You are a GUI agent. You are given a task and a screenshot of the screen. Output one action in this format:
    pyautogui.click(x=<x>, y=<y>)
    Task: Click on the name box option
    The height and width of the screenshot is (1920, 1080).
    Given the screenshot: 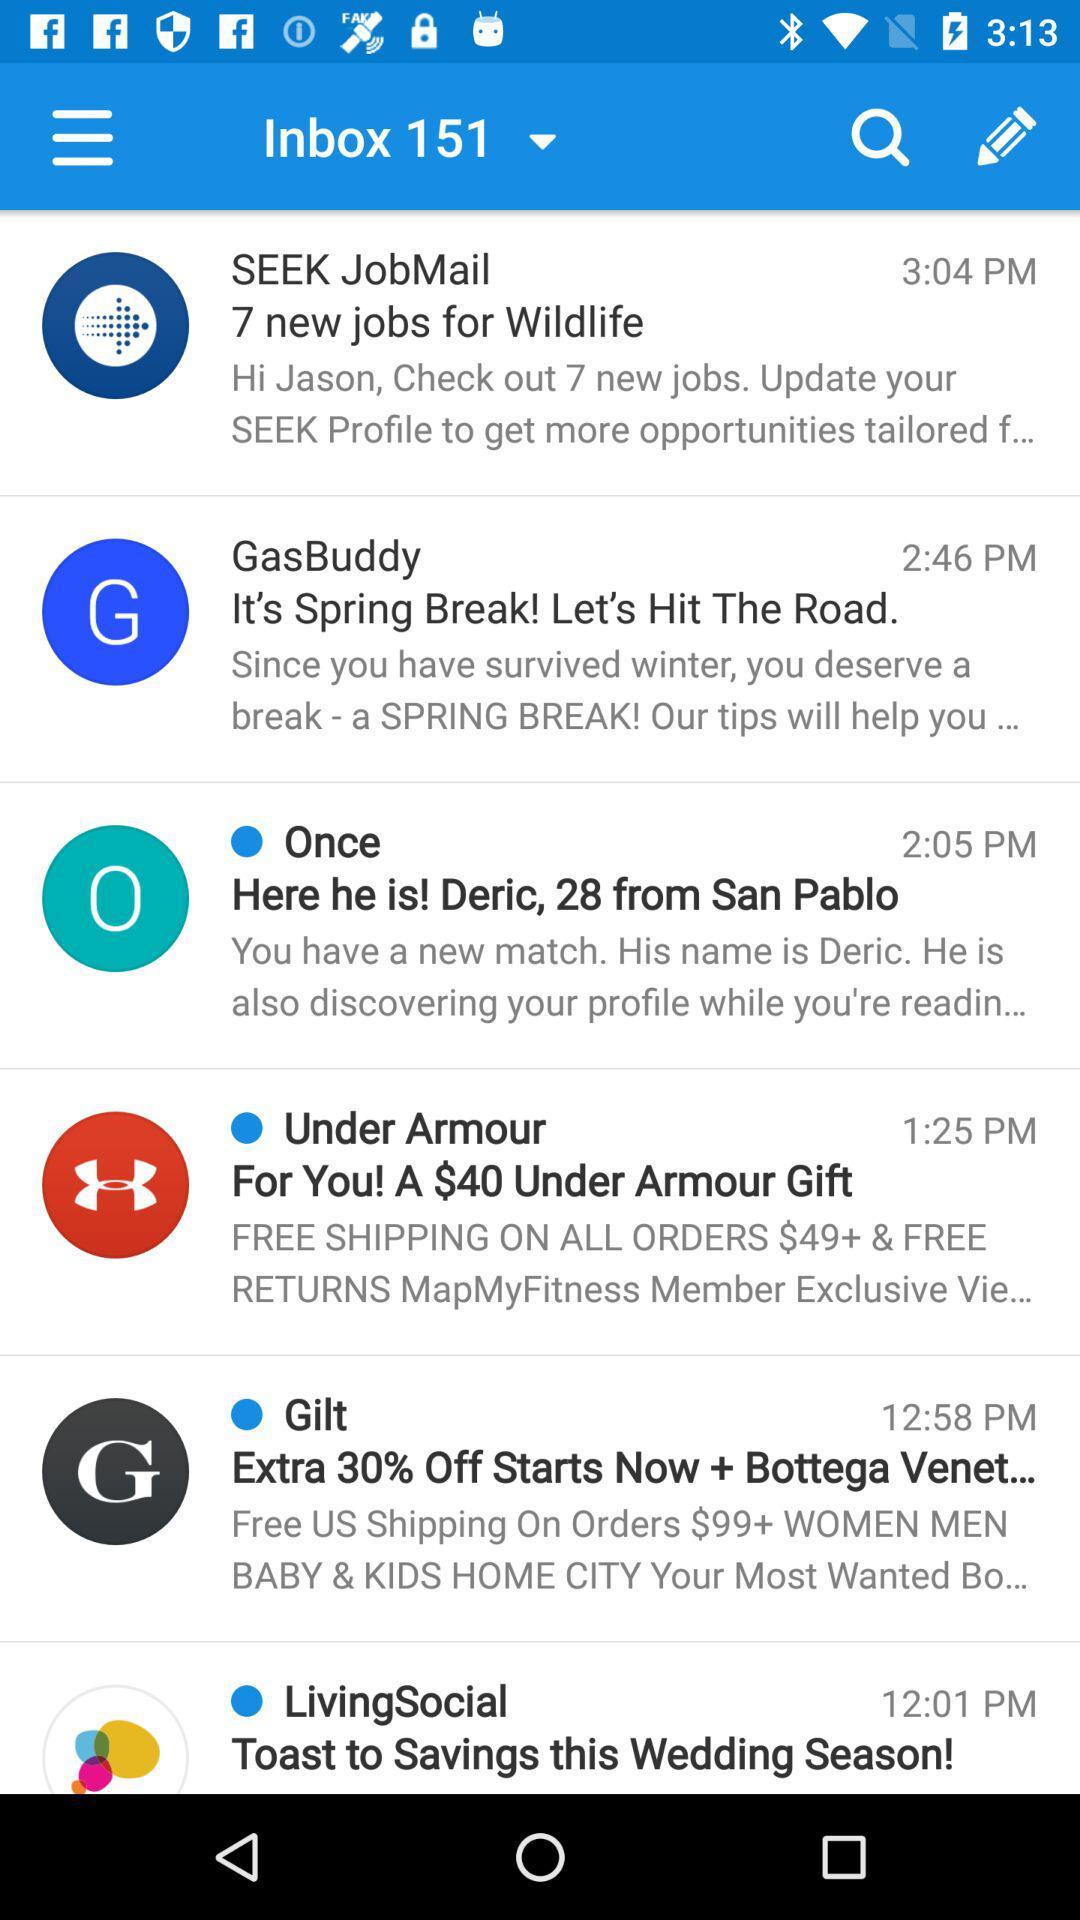 What is the action you would take?
    pyautogui.click(x=115, y=897)
    